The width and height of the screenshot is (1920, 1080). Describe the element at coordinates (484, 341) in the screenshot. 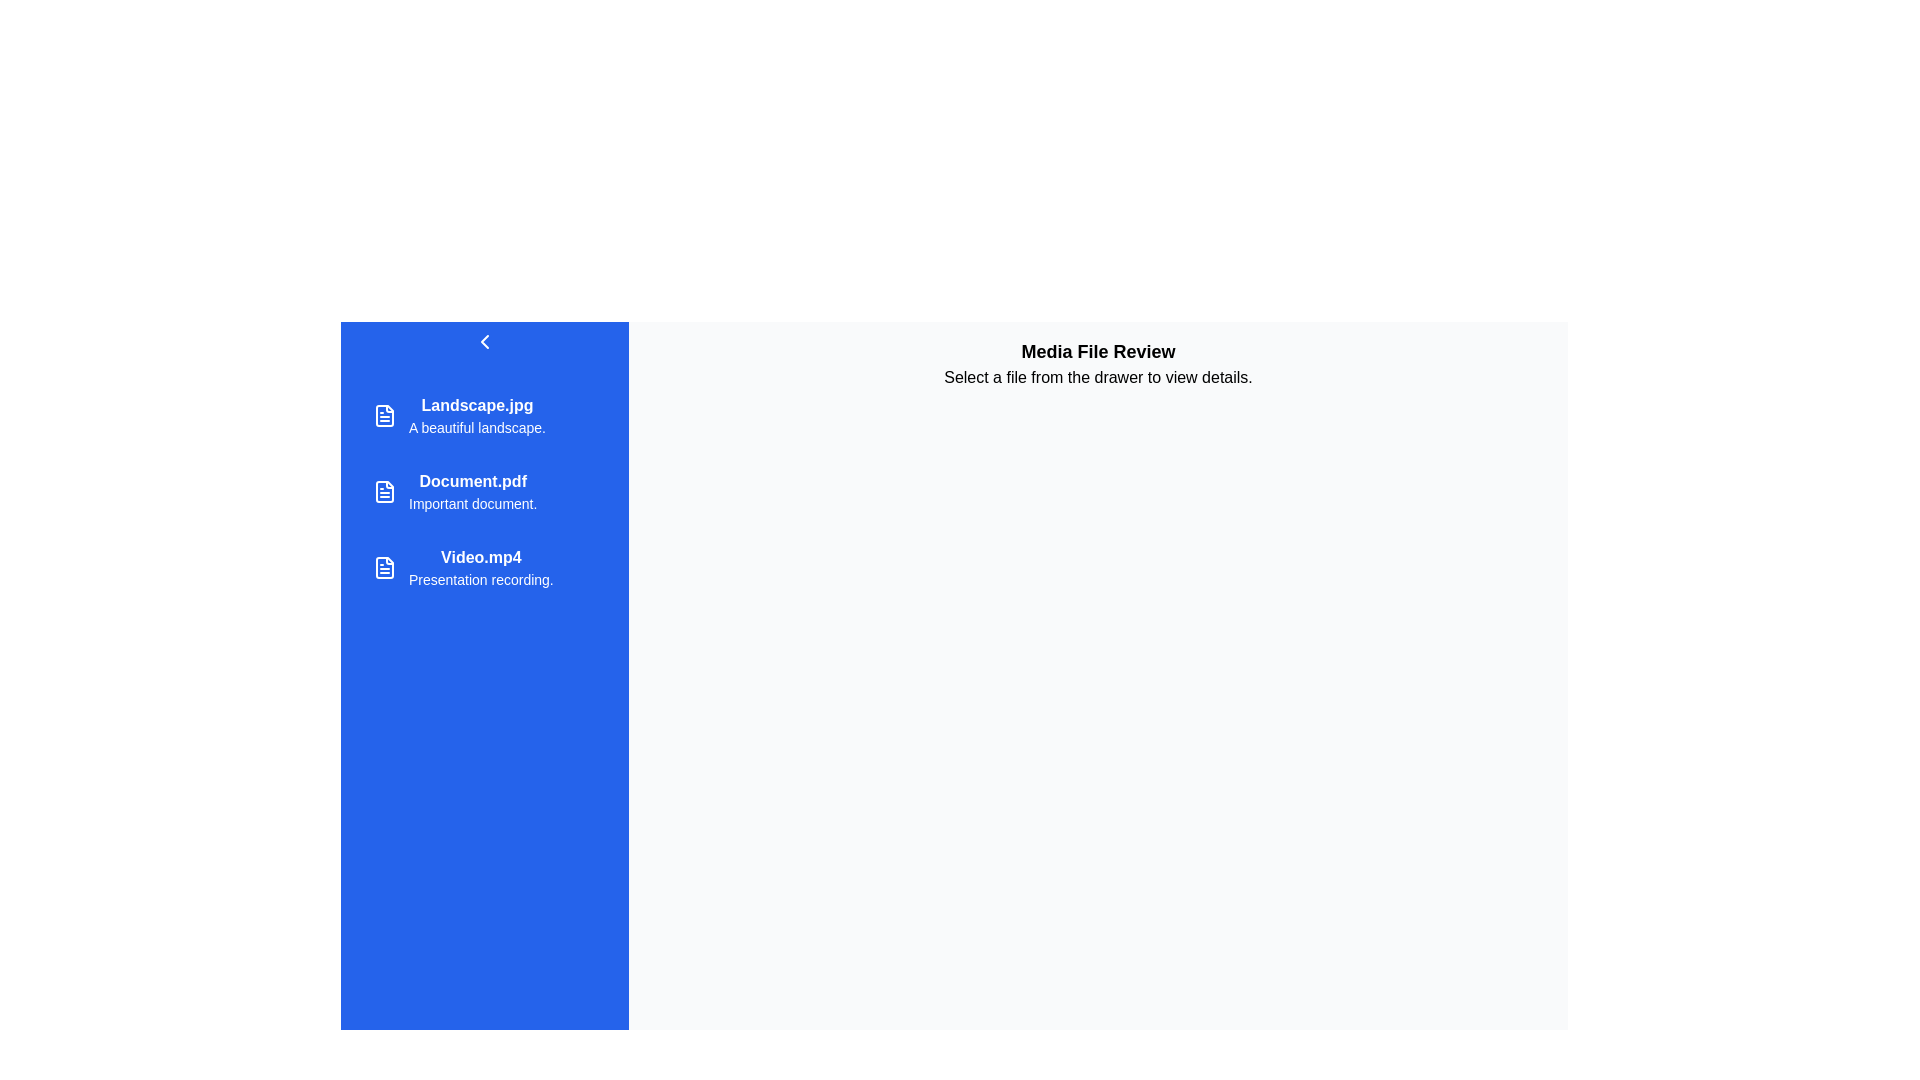

I see `the left-pointing chevron icon in the side navigation pane` at that location.